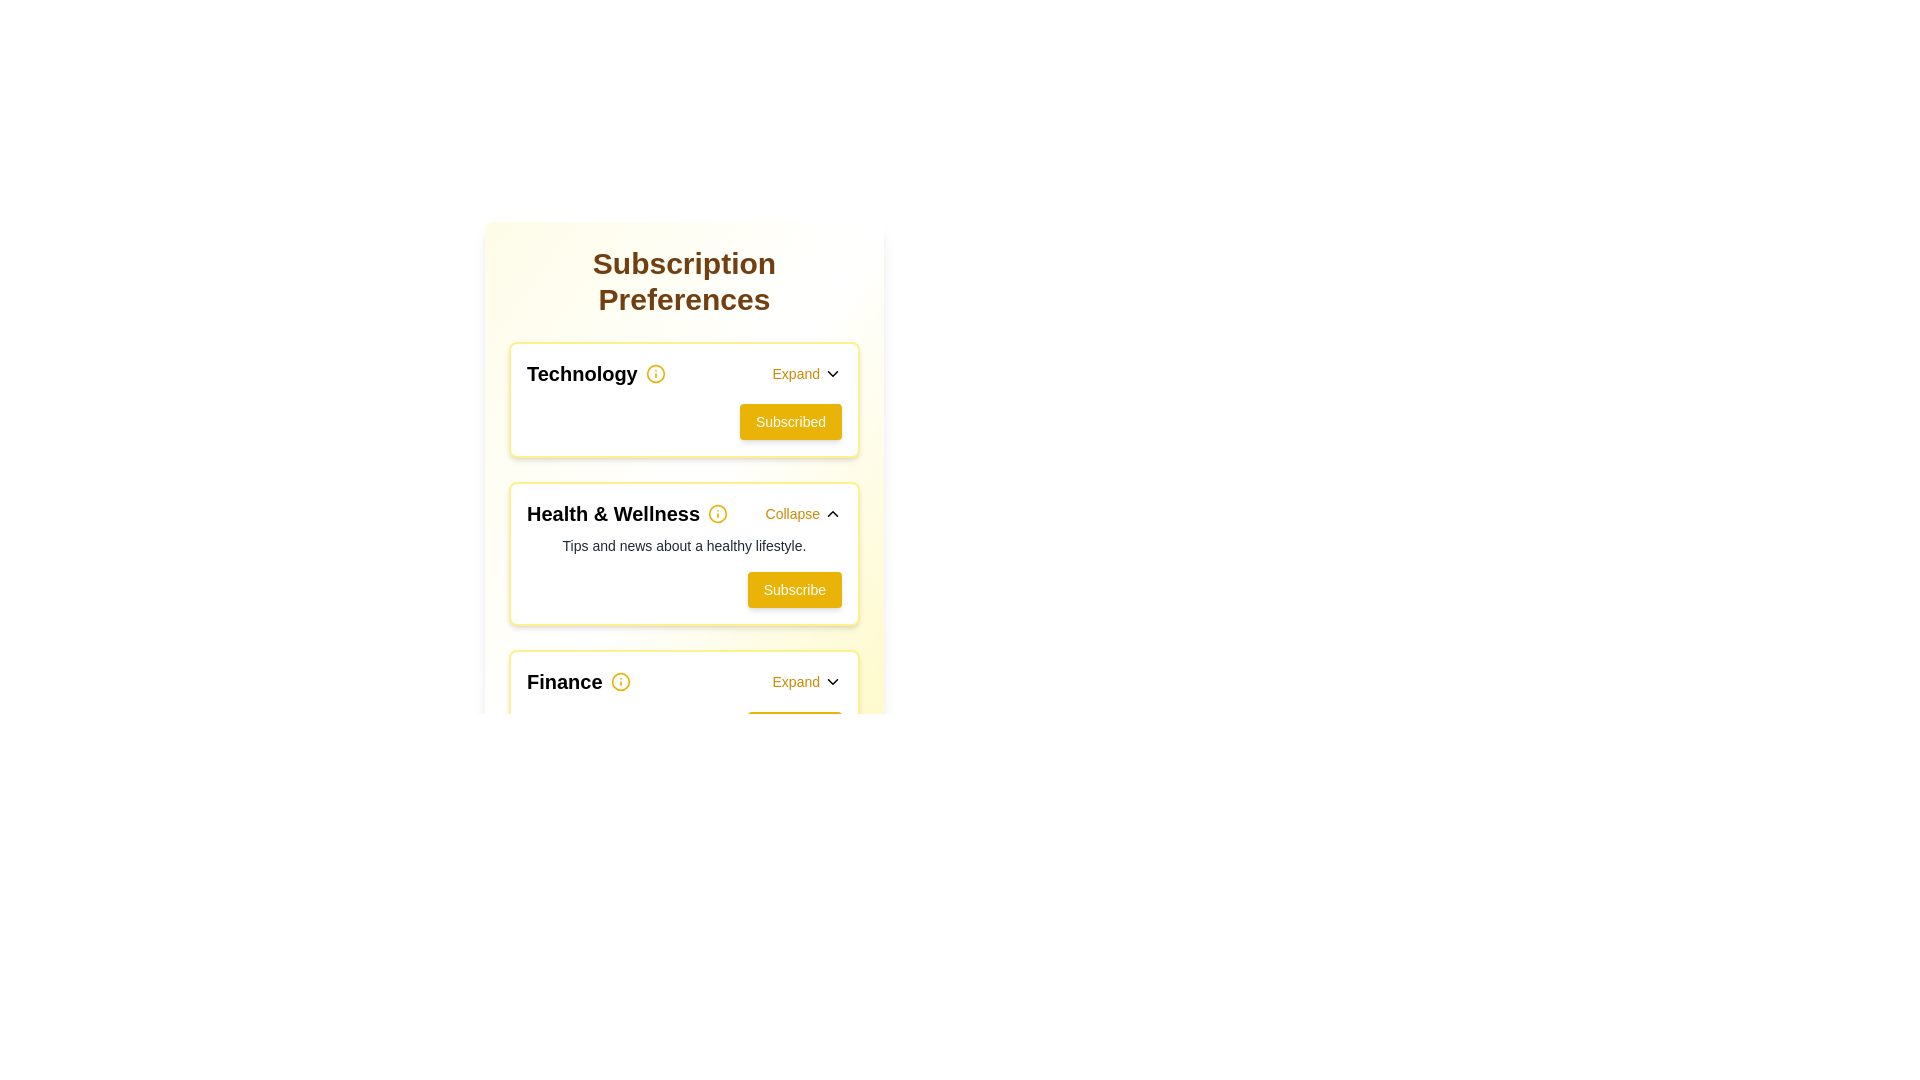  I want to click on the information icon located immediately to the right of the 'Finance' text in the Finance subscription section, so click(619, 681).